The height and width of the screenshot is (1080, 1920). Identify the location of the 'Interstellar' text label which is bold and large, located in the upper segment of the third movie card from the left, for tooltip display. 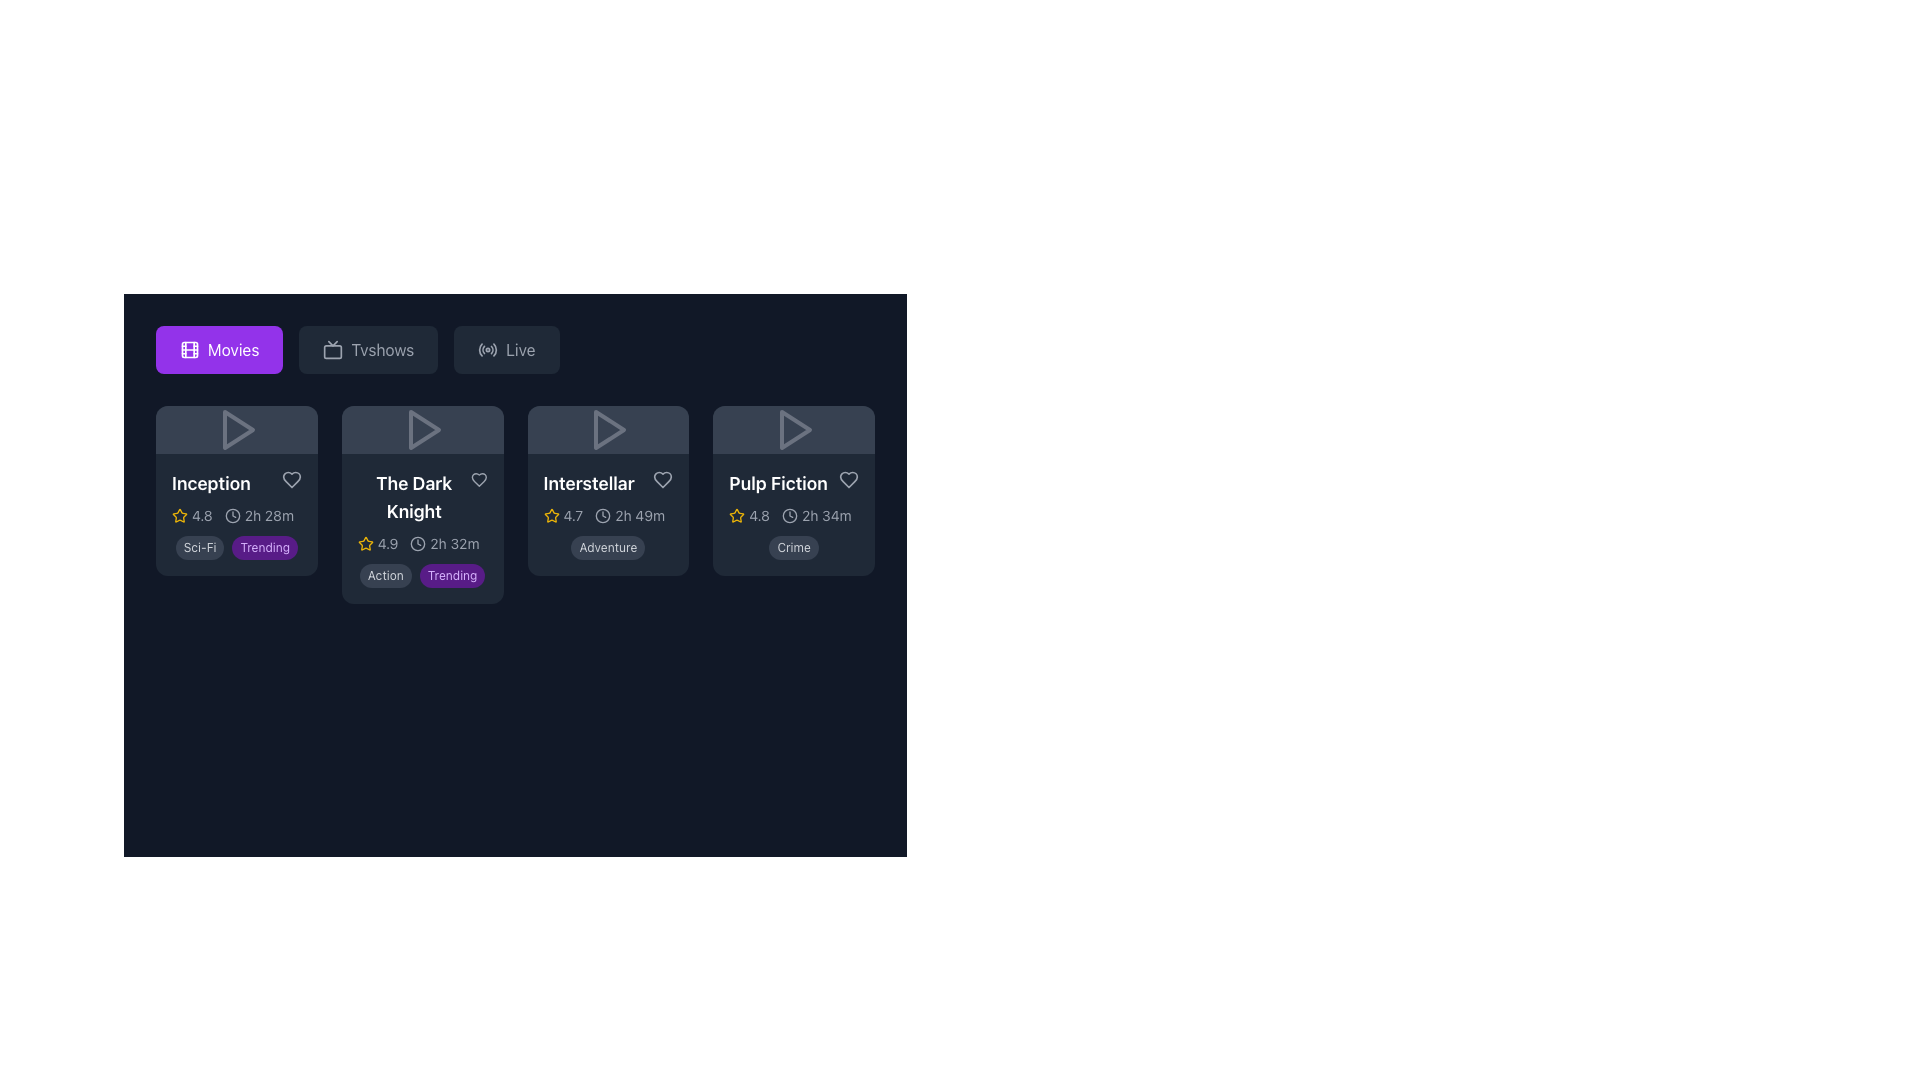
(607, 483).